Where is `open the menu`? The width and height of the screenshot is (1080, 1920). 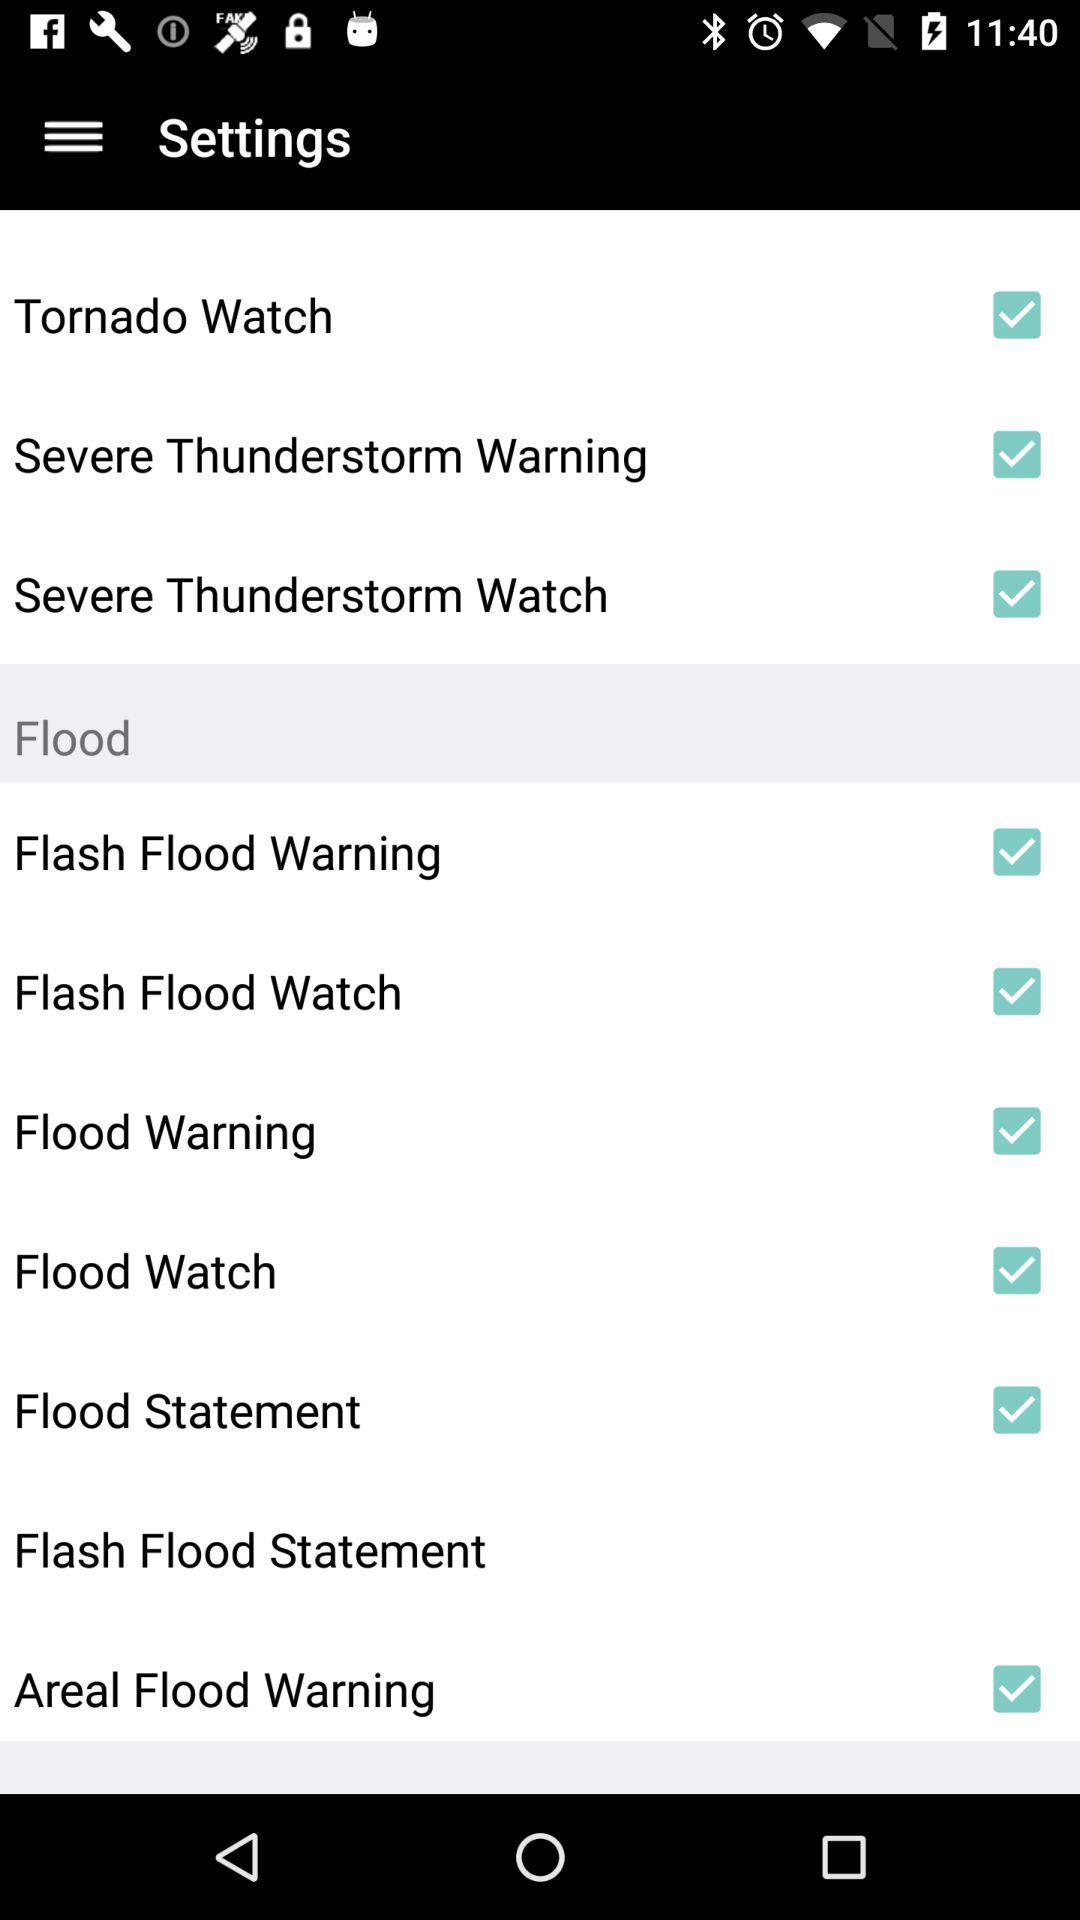 open the menu is located at coordinates (72, 135).